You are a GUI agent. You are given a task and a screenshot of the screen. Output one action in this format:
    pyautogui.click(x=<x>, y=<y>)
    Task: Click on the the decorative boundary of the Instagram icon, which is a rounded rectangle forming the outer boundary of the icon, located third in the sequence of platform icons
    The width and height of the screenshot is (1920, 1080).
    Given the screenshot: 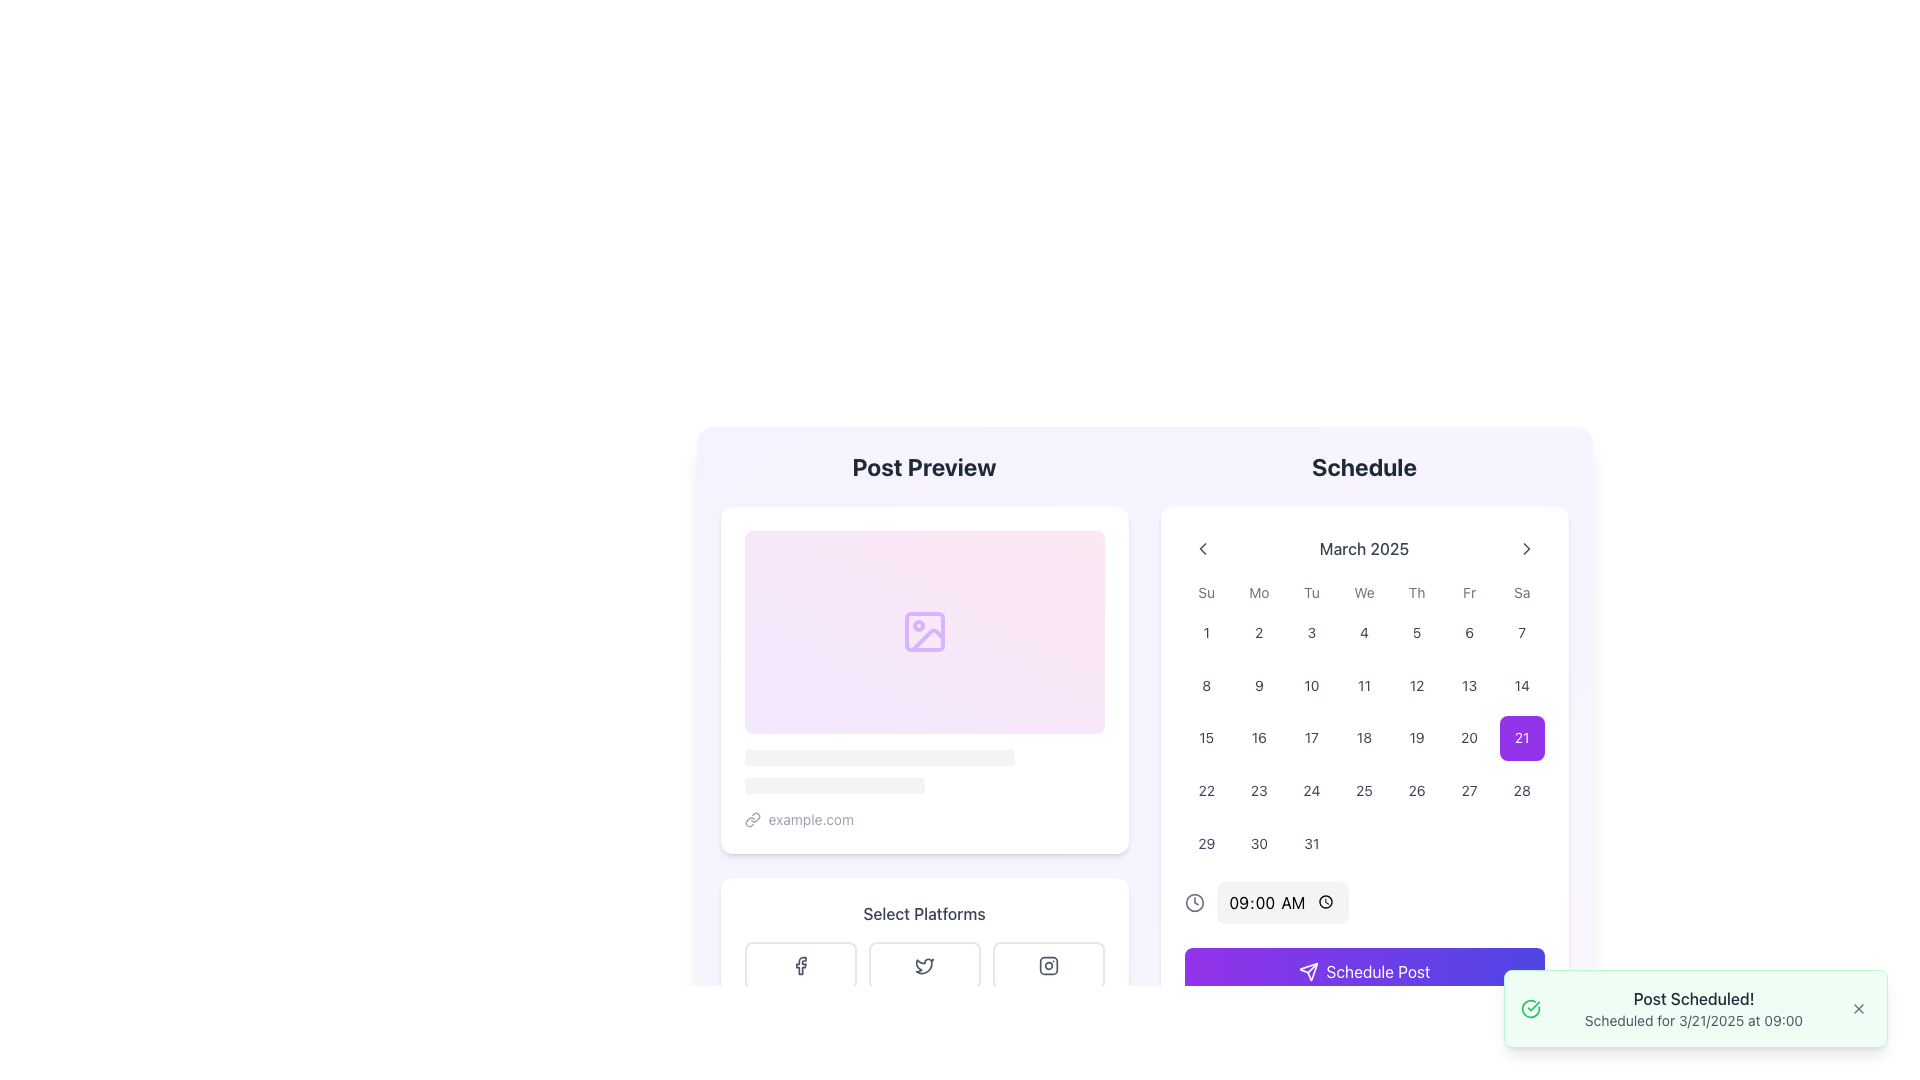 What is the action you would take?
    pyautogui.click(x=1047, y=964)
    